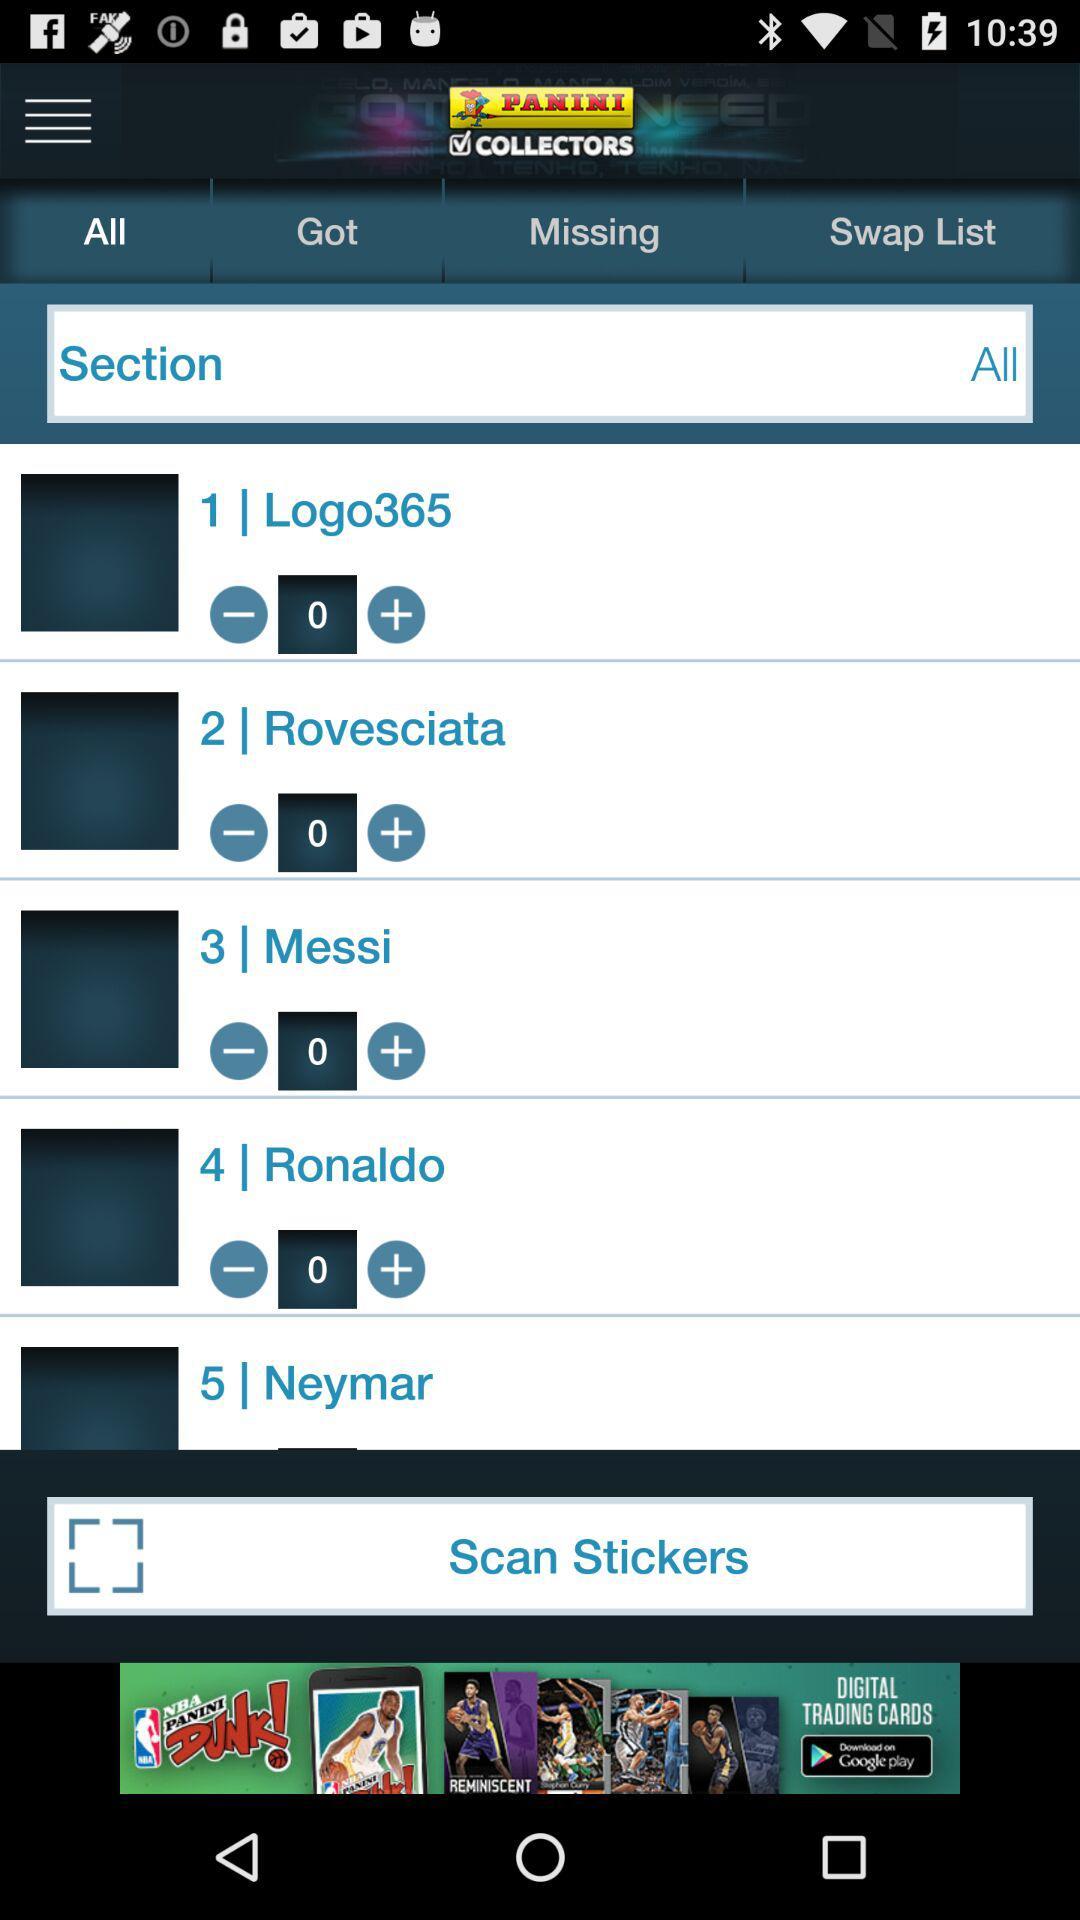  Describe the element at coordinates (396, 1268) in the screenshot. I see `one` at that location.